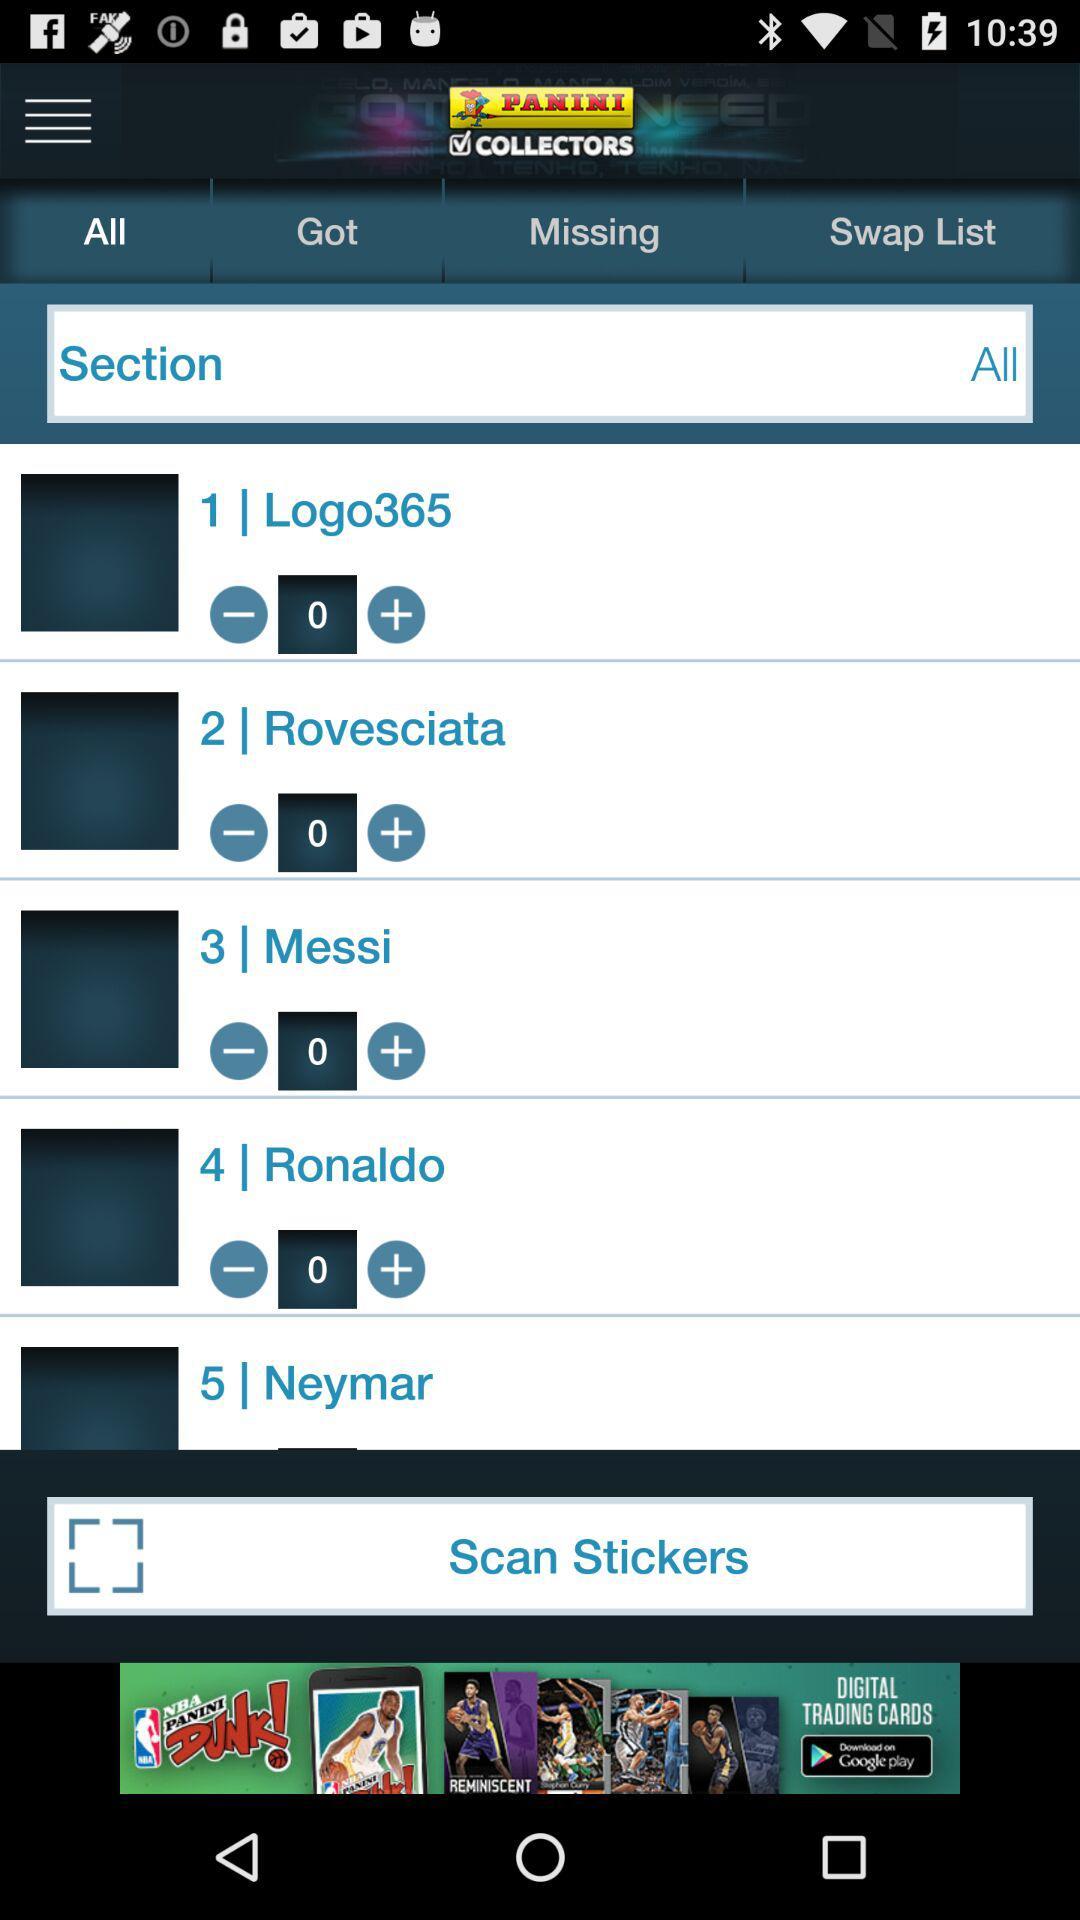  Describe the element at coordinates (396, 1268) in the screenshot. I see `one` at that location.